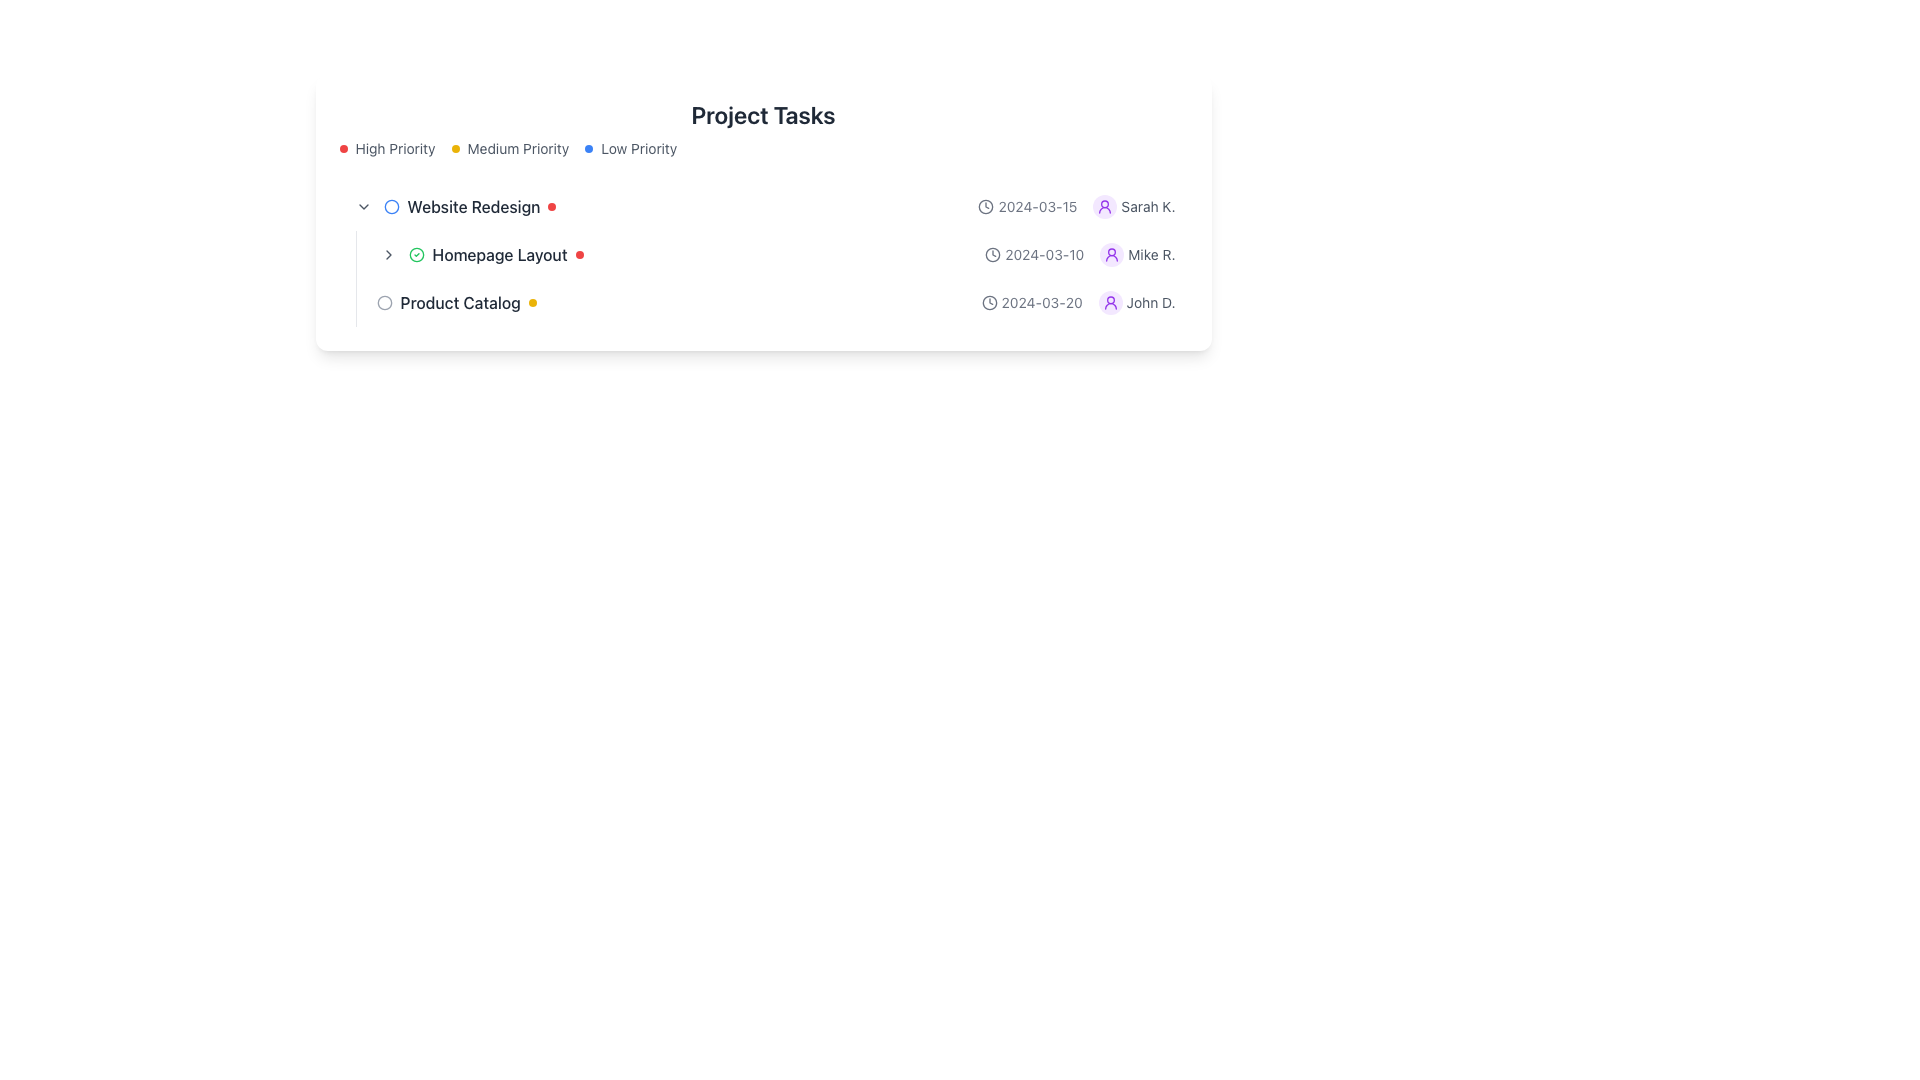 The image size is (1920, 1080). Describe the element at coordinates (518, 148) in the screenshot. I see `the 'Medium Priority' label, which is the second label in a horizontal alignment with 'High Priority' and 'Low Priority', located in the upper portion of the user interface` at that location.